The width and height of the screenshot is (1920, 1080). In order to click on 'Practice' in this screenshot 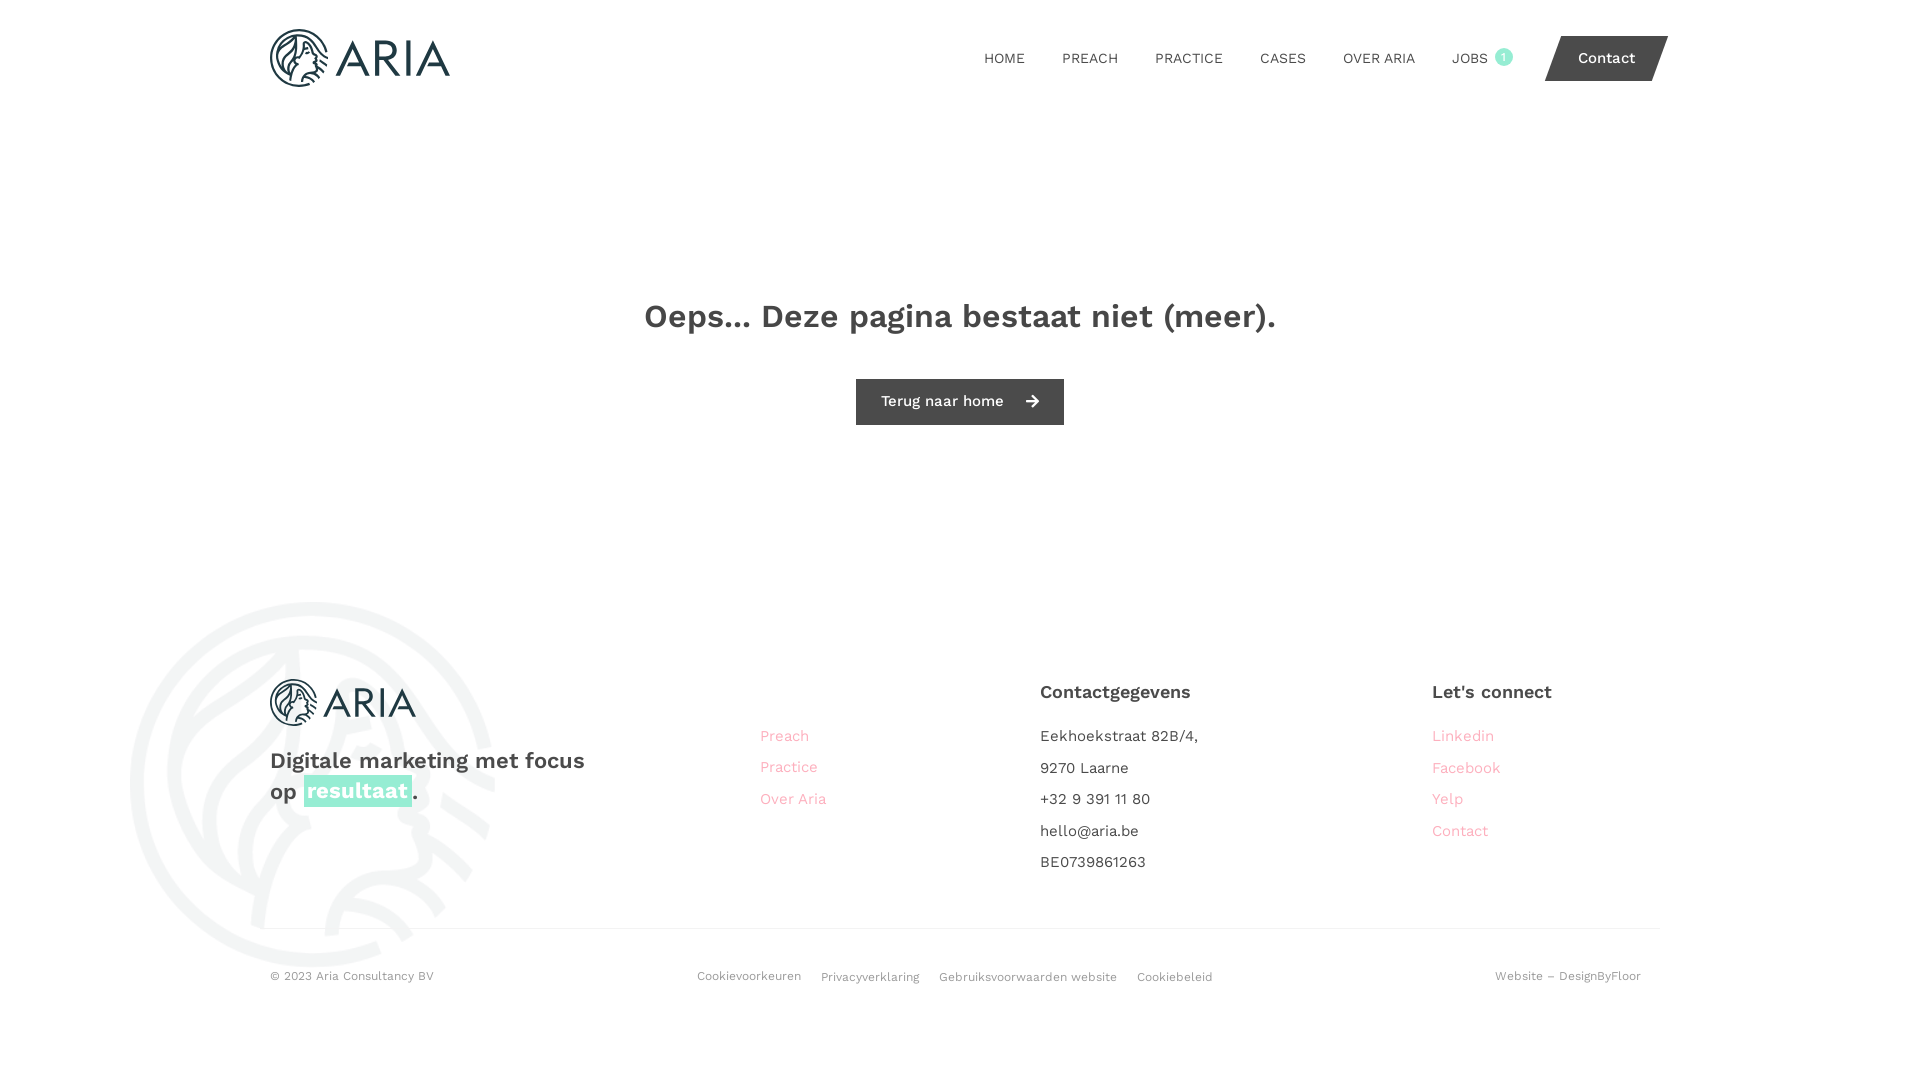, I will do `click(888, 766)`.